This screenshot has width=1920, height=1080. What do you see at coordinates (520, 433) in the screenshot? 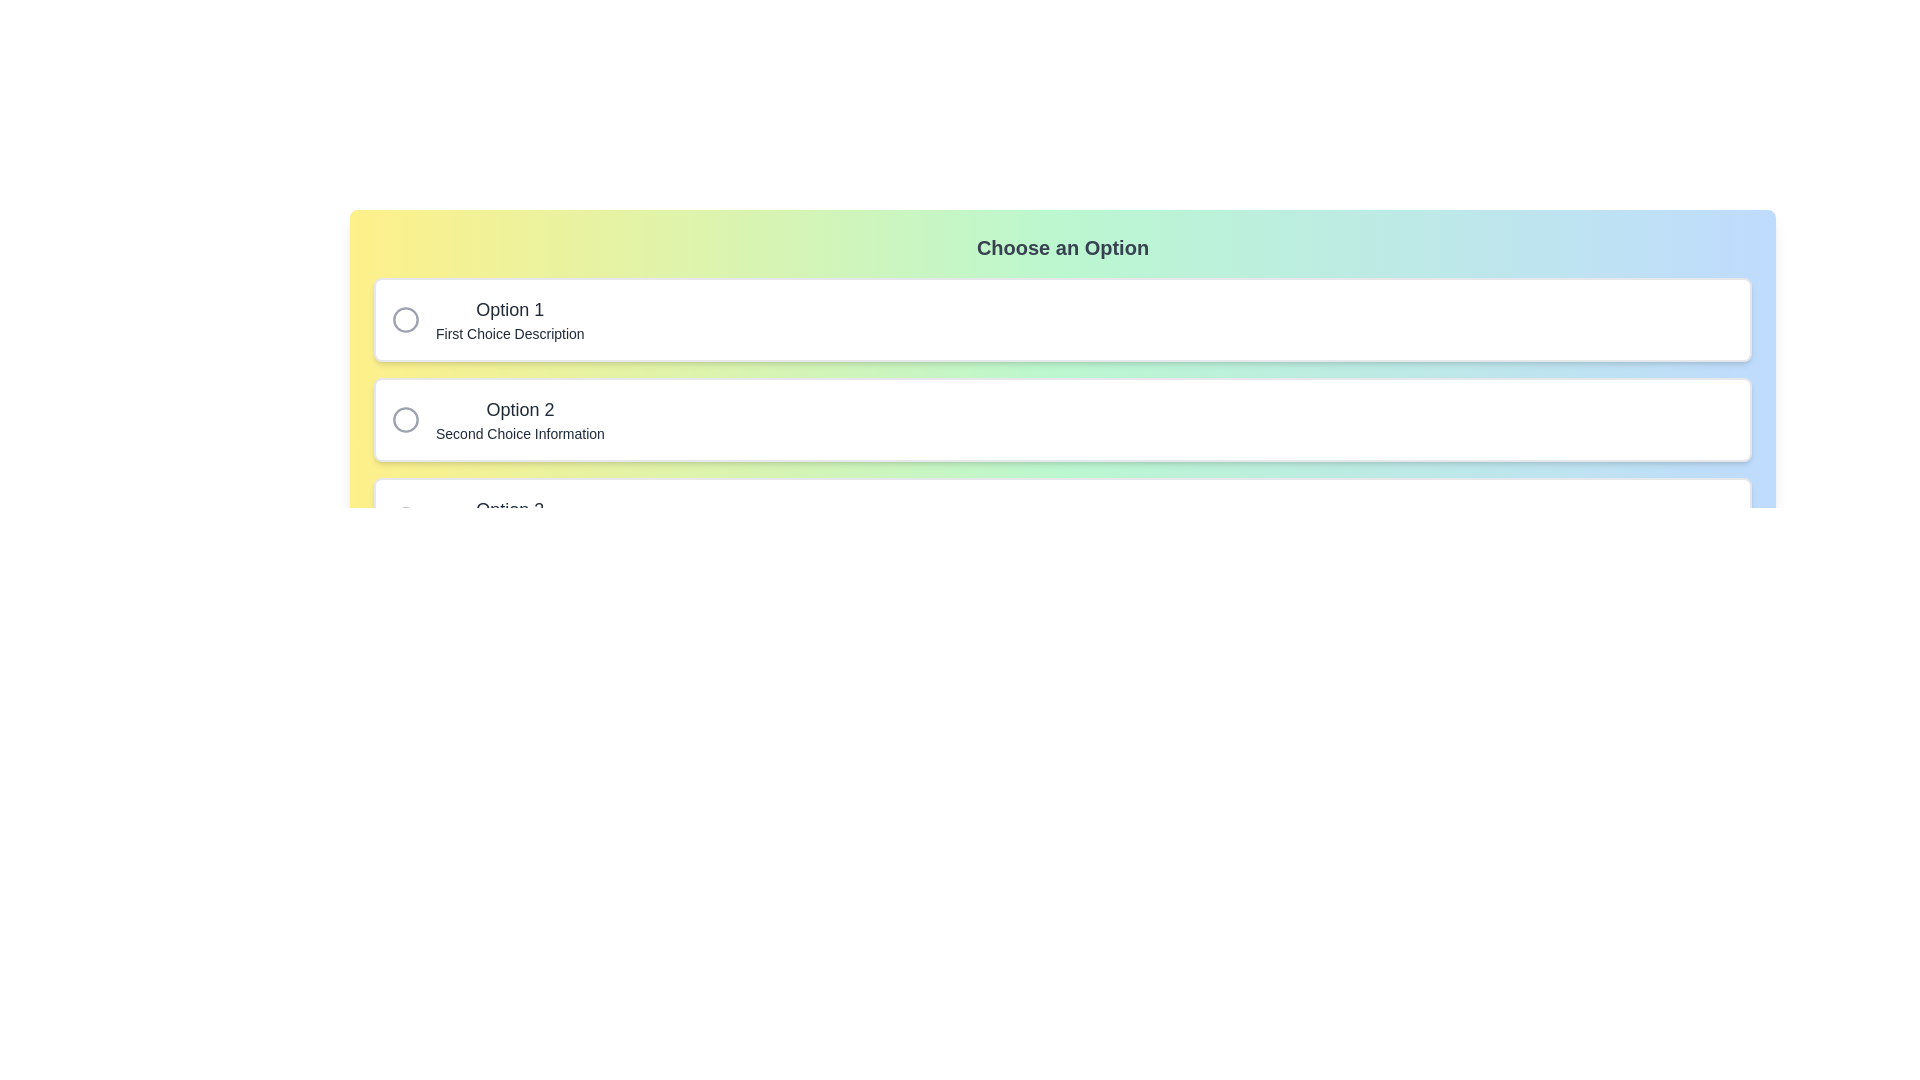
I see `the text label reading 'Second Choice Information' located below the 'Option 2' heading, which is centered horizontally in the second option group` at bounding box center [520, 433].